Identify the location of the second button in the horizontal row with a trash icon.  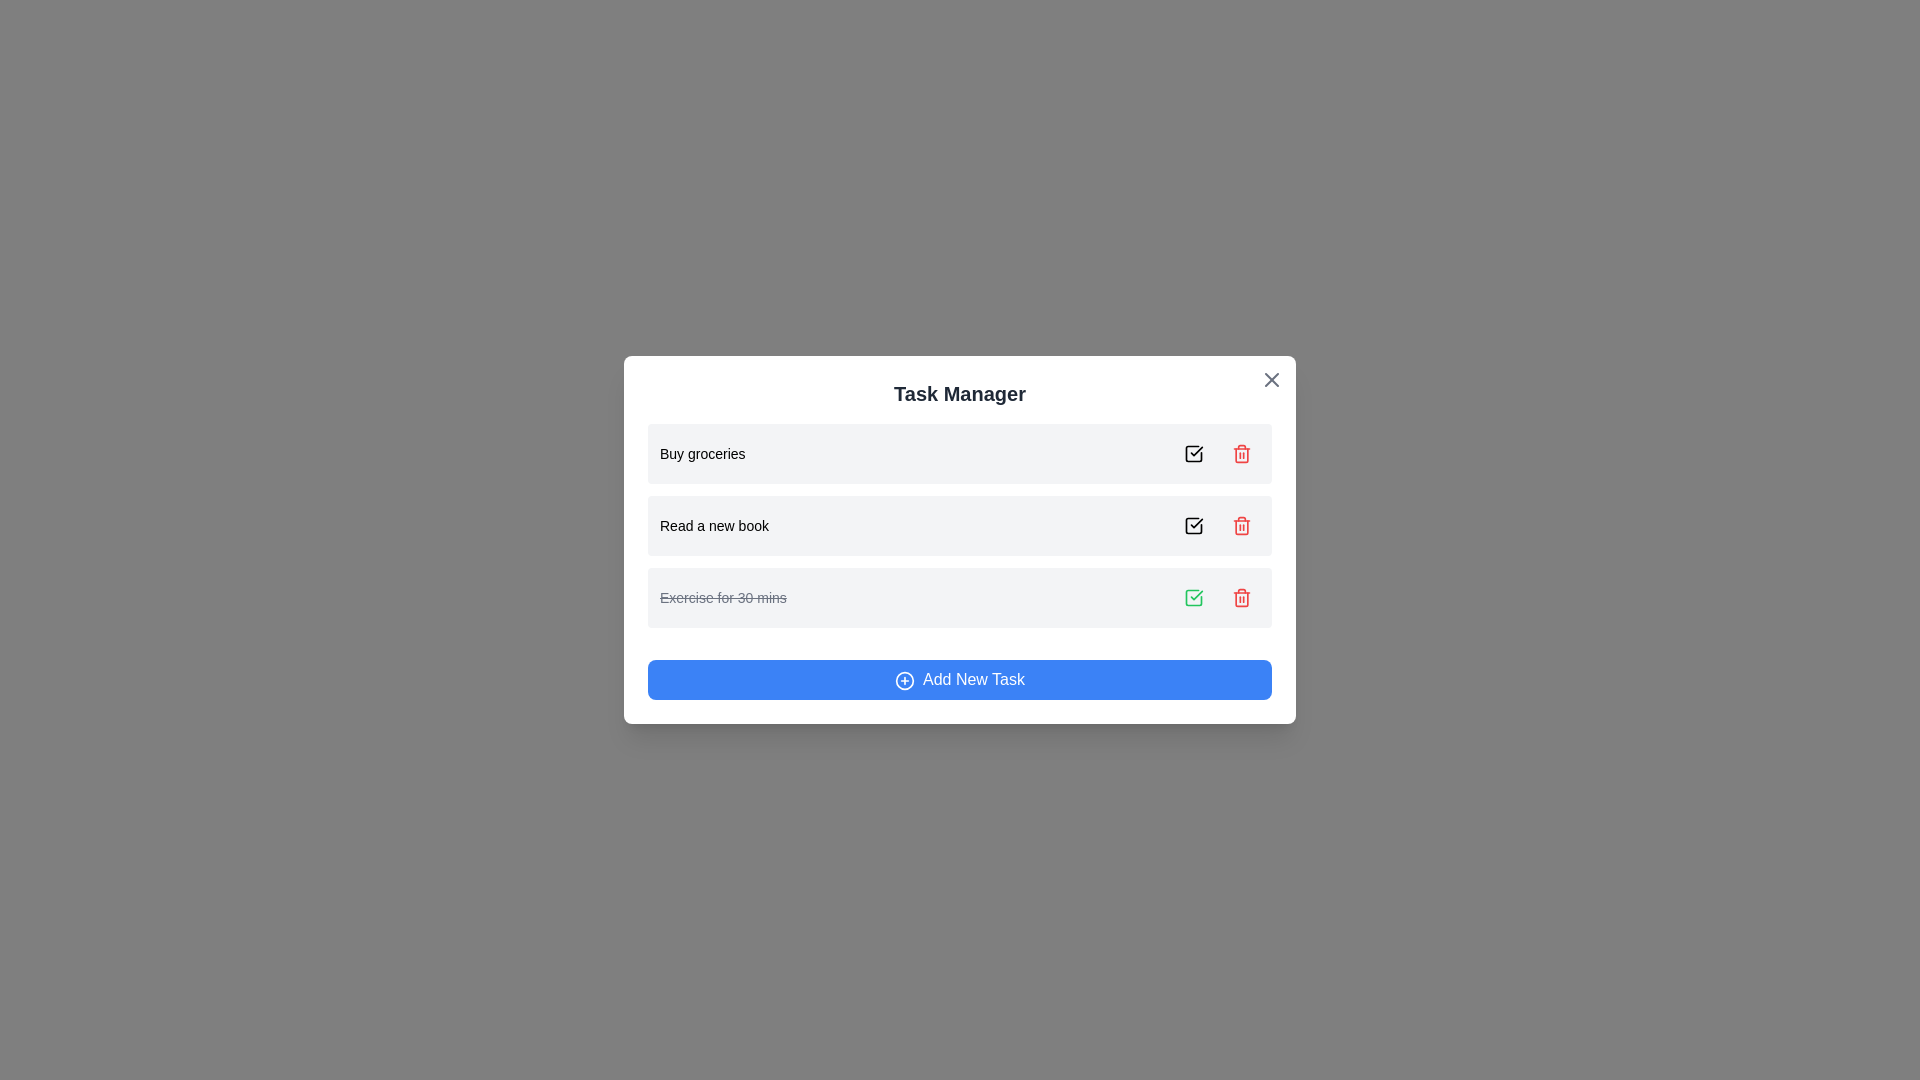
(1241, 524).